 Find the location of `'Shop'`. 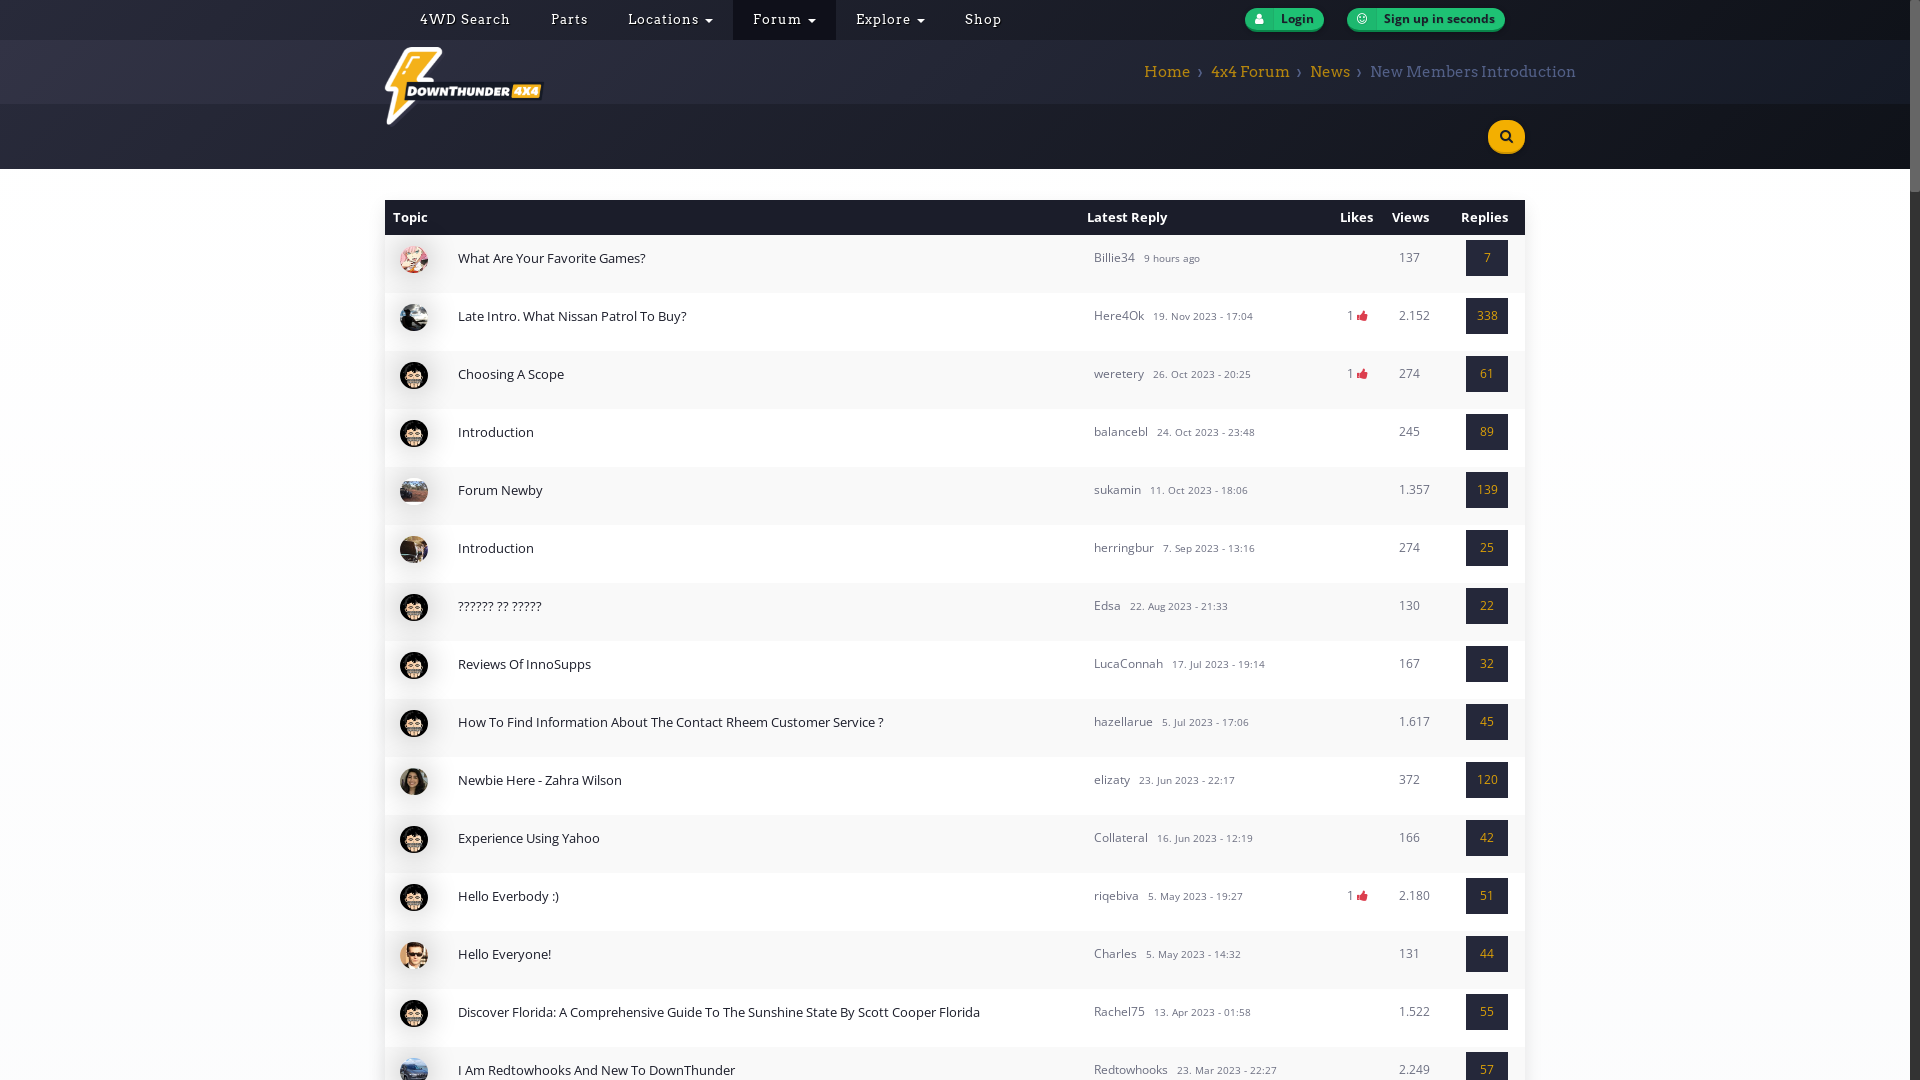

'Shop' is located at coordinates (983, 19).